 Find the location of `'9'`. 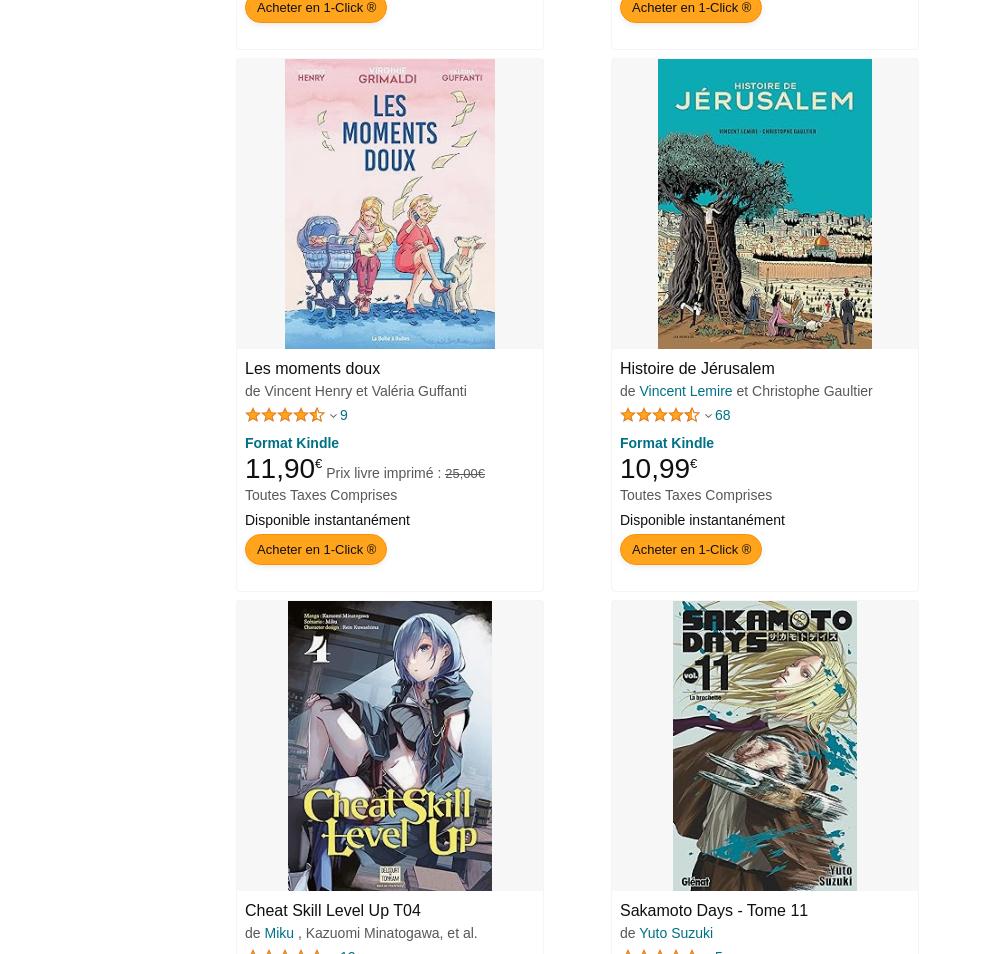

'9' is located at coordinates (338, 414).